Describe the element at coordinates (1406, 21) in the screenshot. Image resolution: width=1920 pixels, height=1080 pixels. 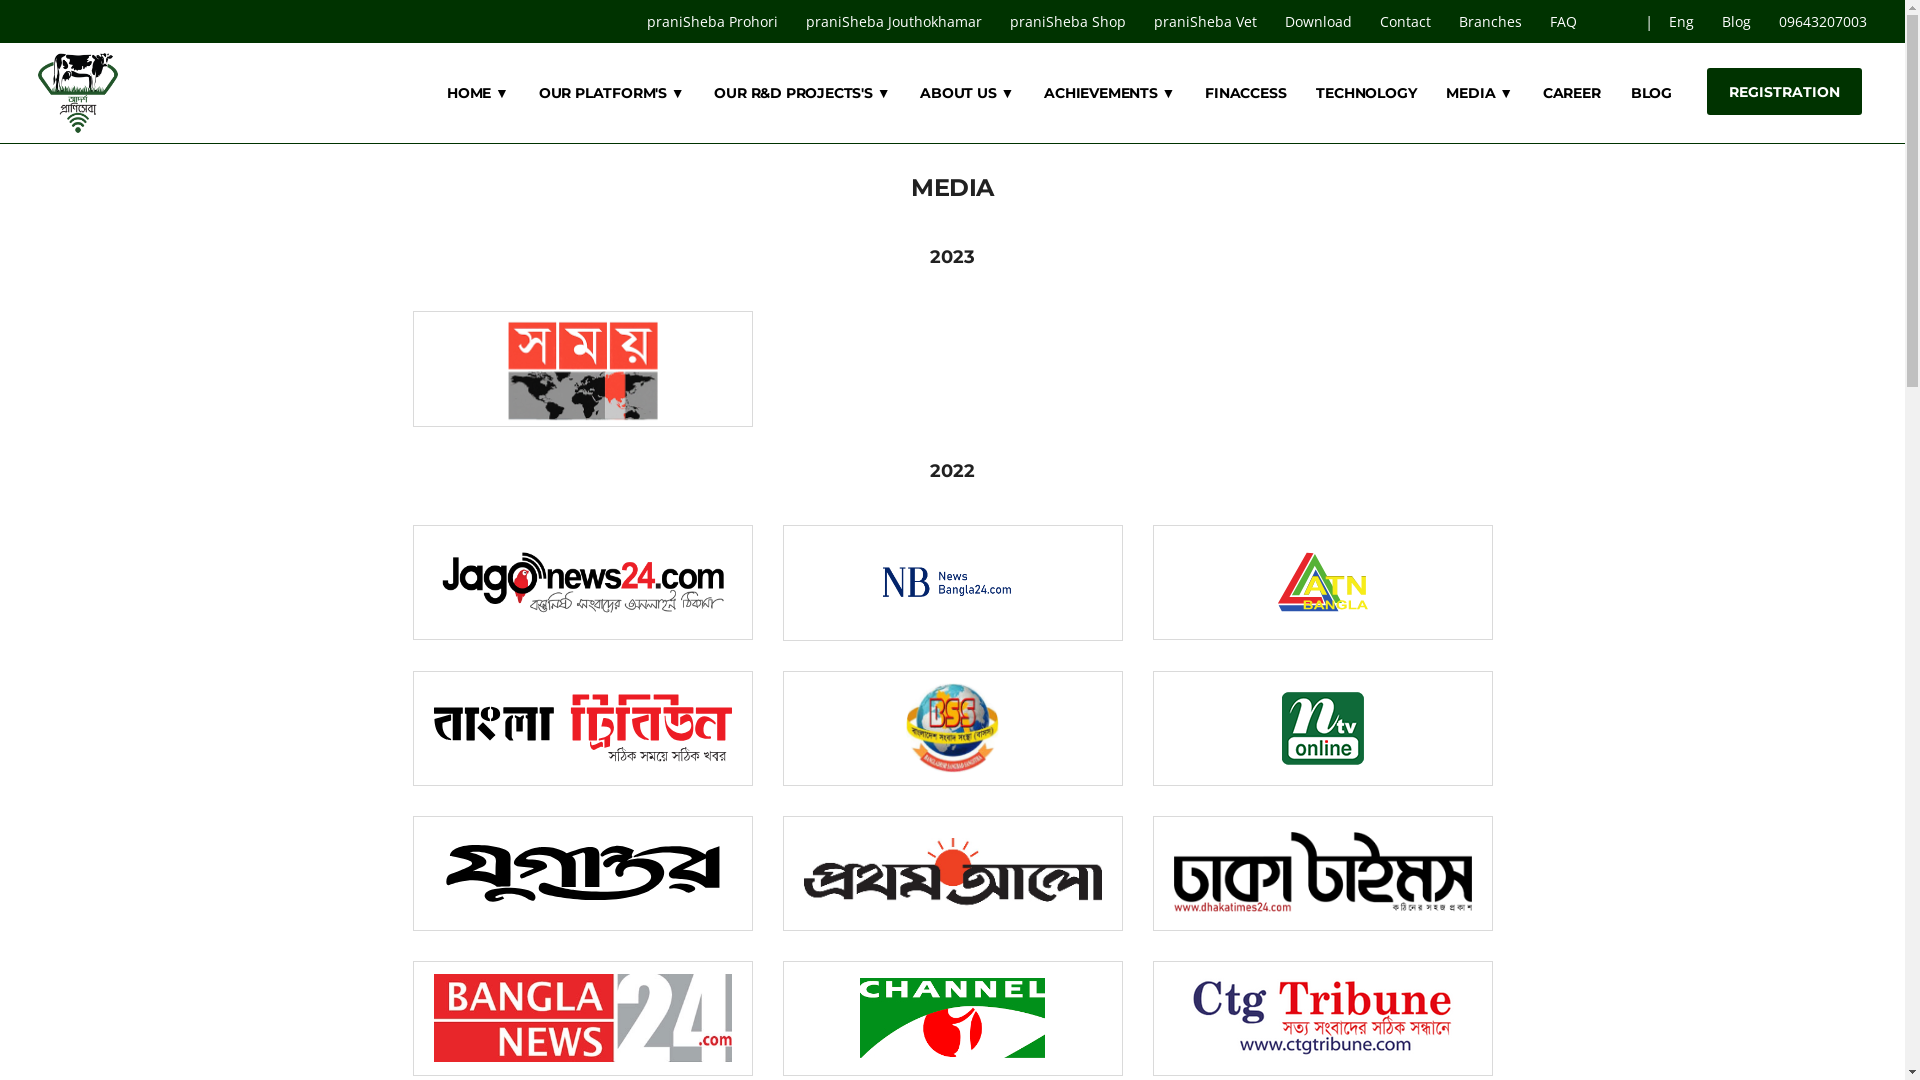
I see `'Contact'` at that location.